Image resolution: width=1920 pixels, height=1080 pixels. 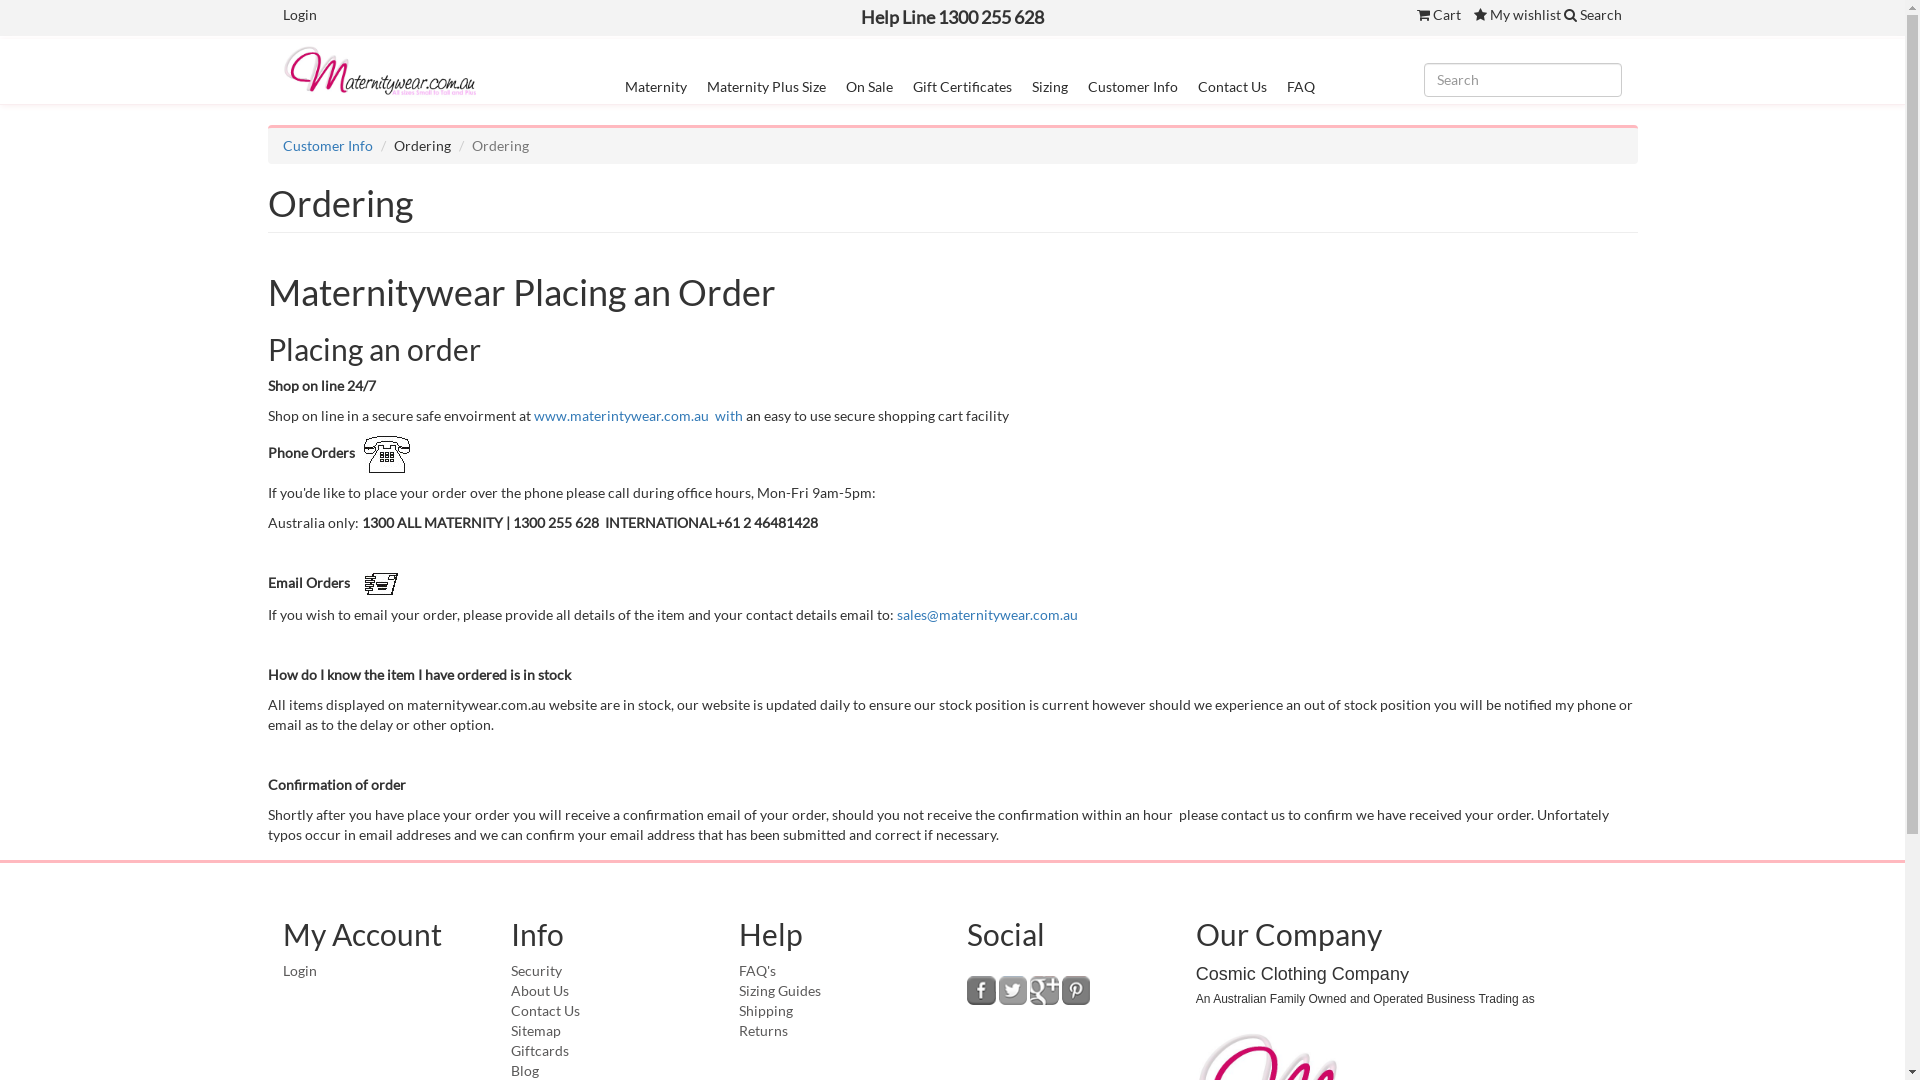 I want to click on 'FAQ's', so click(x=756, y=969).